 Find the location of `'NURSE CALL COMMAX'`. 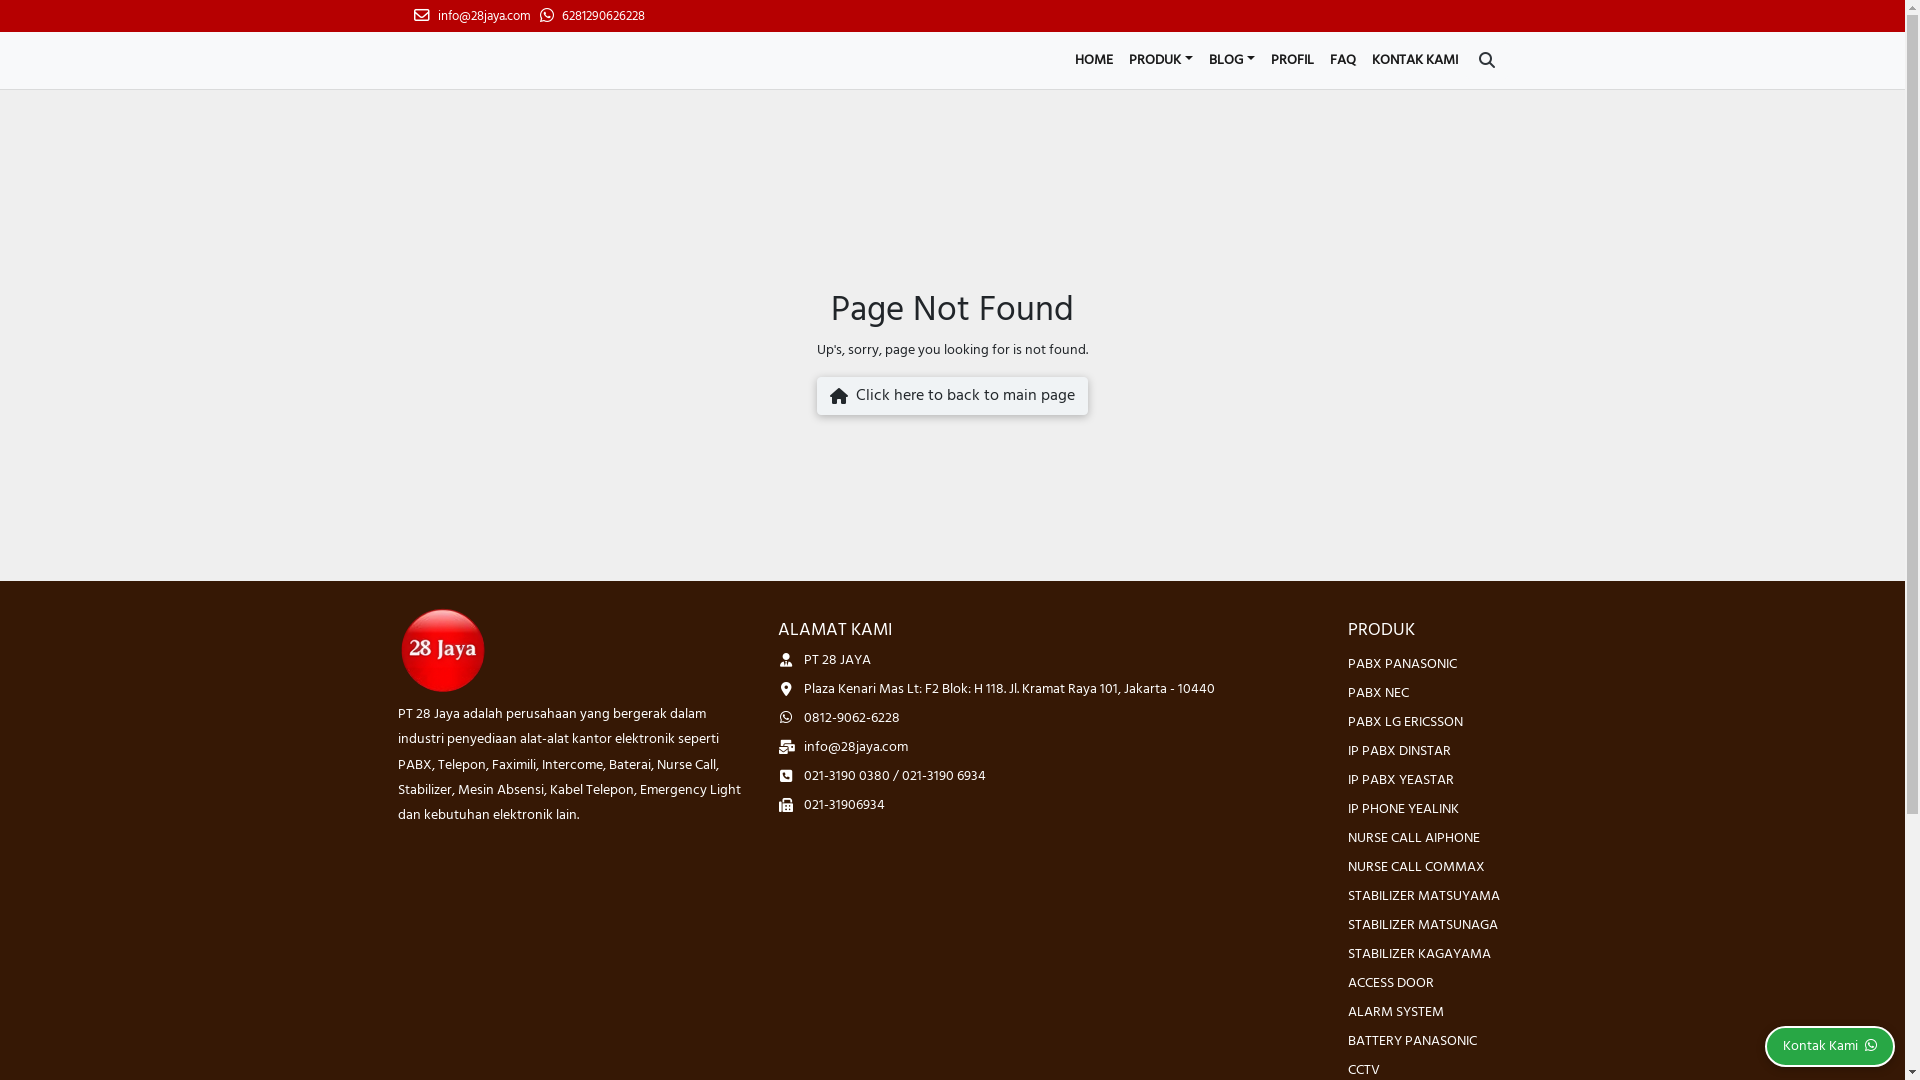

'NURSE CALL COMMAX' is located at coordinates (1415, 866).